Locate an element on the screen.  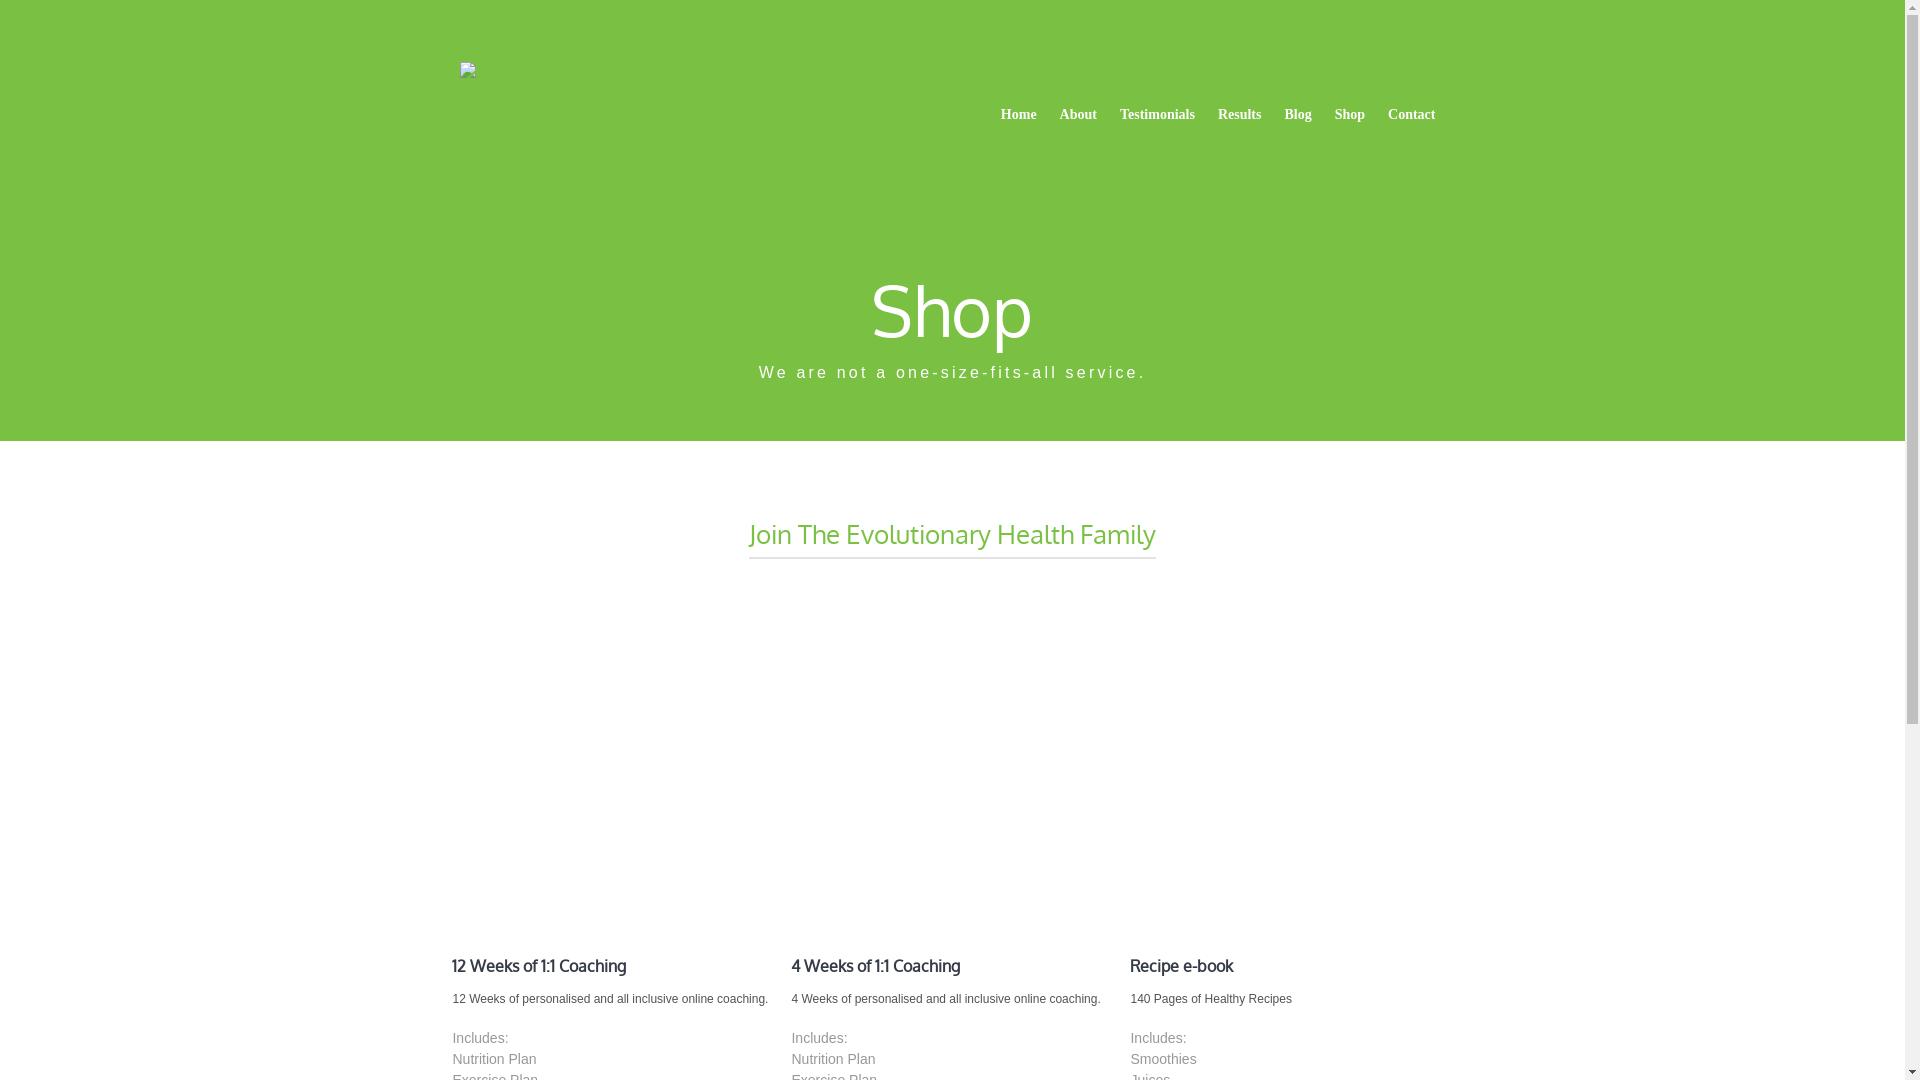
'Contact' is located at coordinates (1410, 115).